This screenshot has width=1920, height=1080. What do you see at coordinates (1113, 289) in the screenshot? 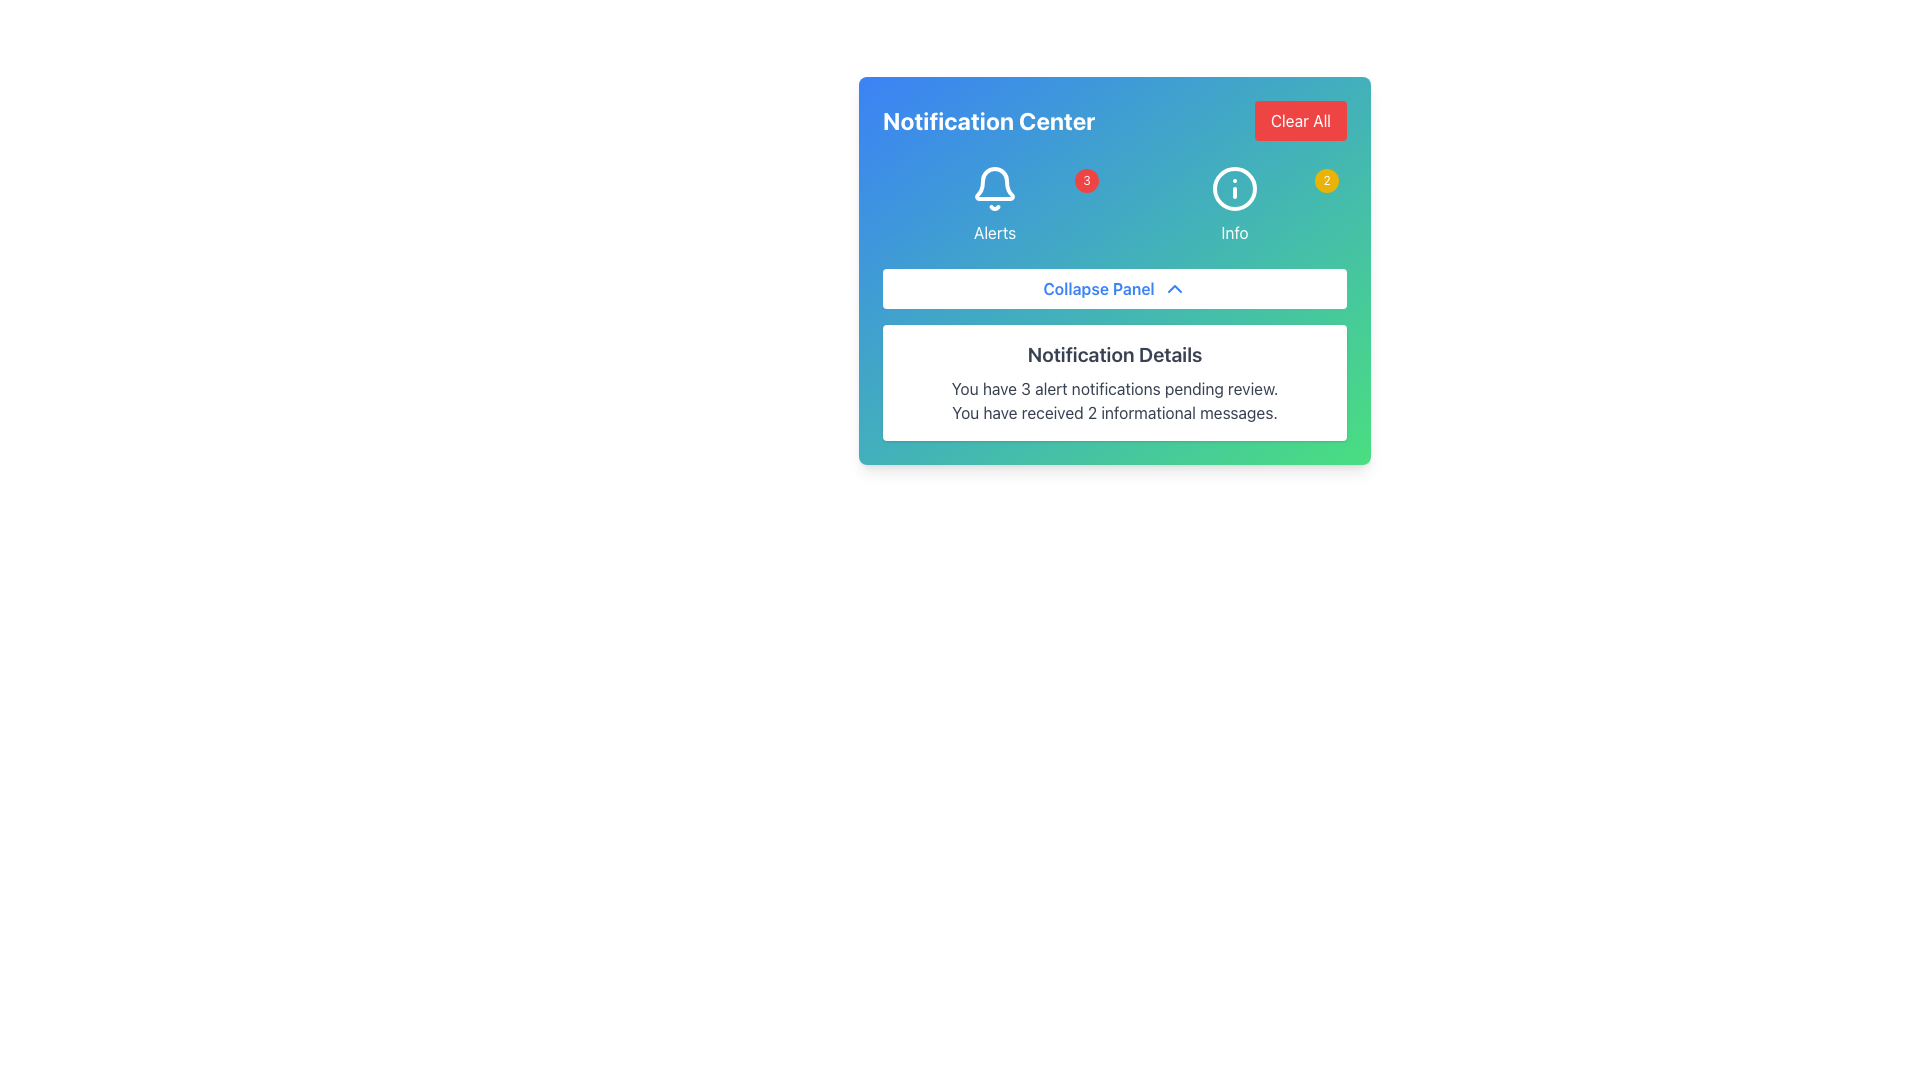
I see `the 'Collapse Panel' button with an upward-facing chevron icon` at bounding box center [1113, 289].